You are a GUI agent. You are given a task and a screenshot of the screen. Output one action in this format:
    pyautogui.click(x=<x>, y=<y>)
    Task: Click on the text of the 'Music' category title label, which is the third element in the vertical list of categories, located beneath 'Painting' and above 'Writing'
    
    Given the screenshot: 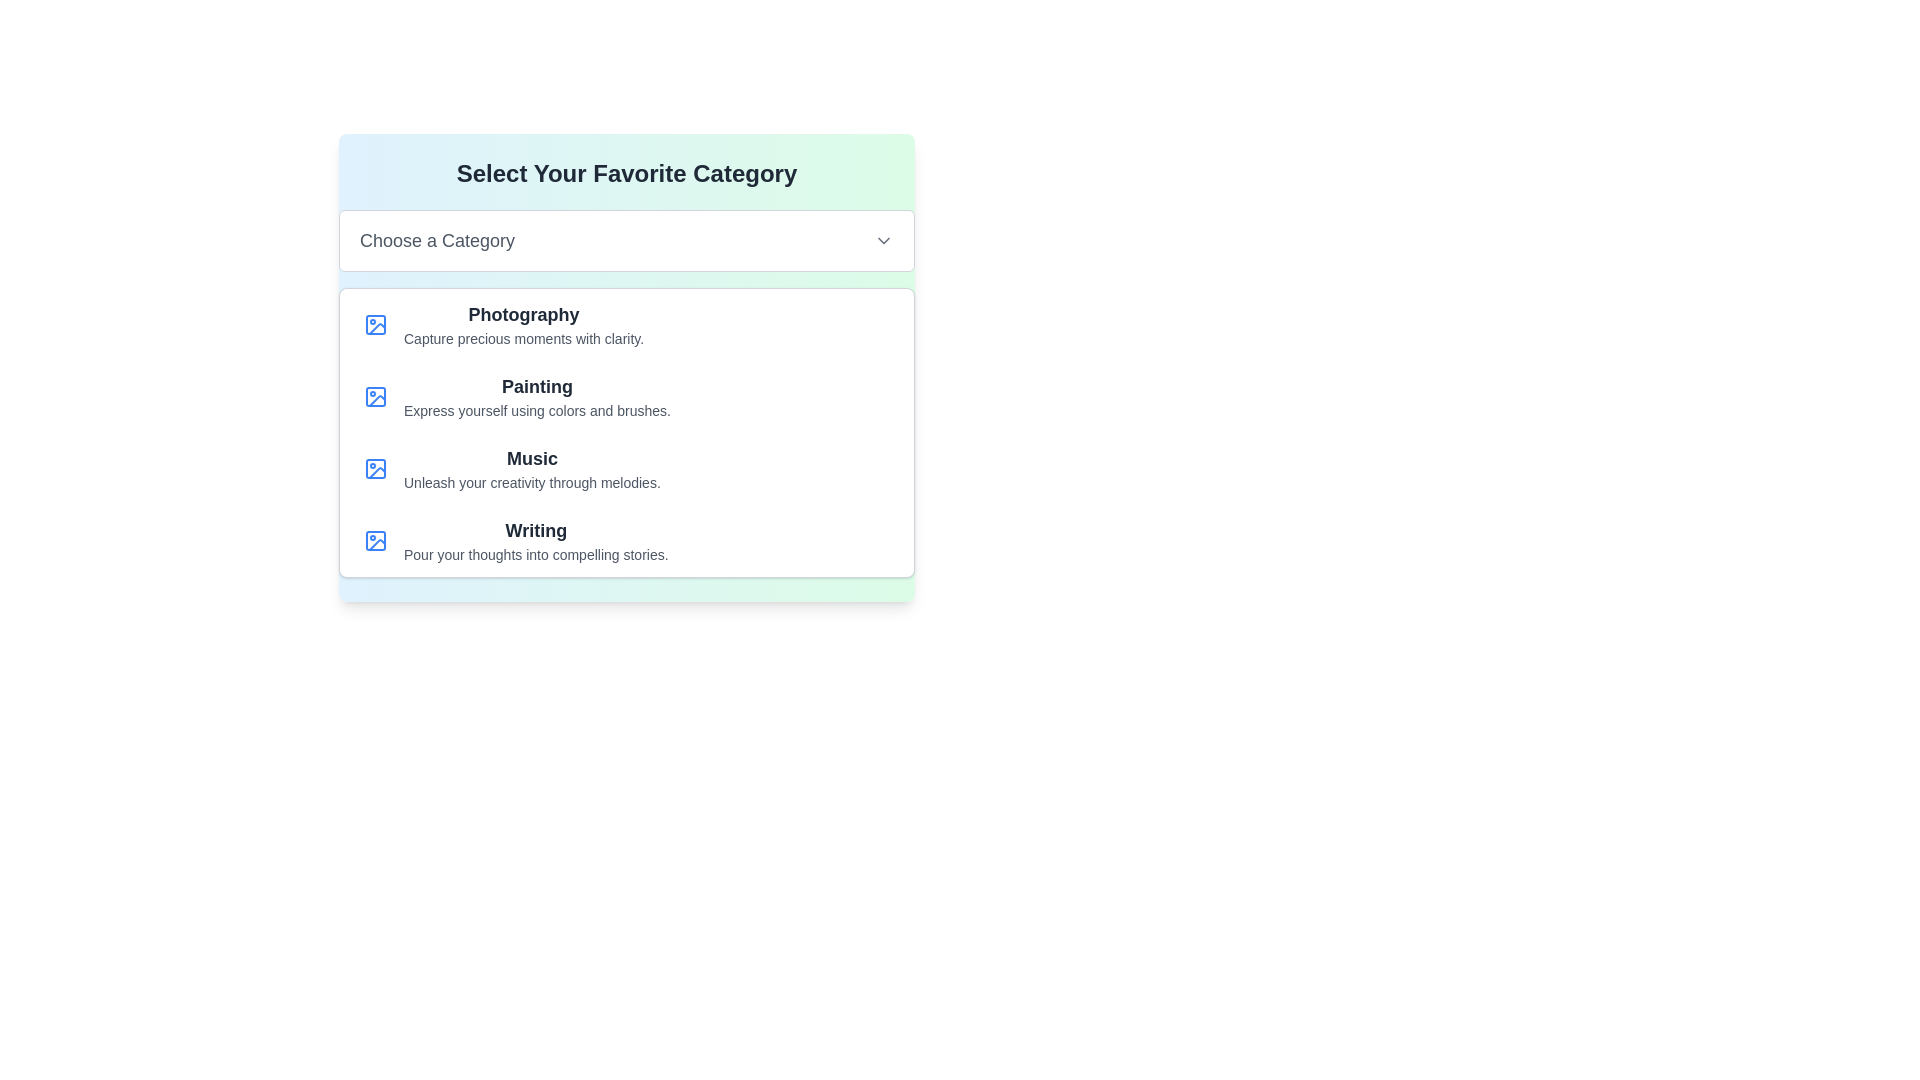 What is the action you would take?
    pyautogui.click(x=532, y=459)
    